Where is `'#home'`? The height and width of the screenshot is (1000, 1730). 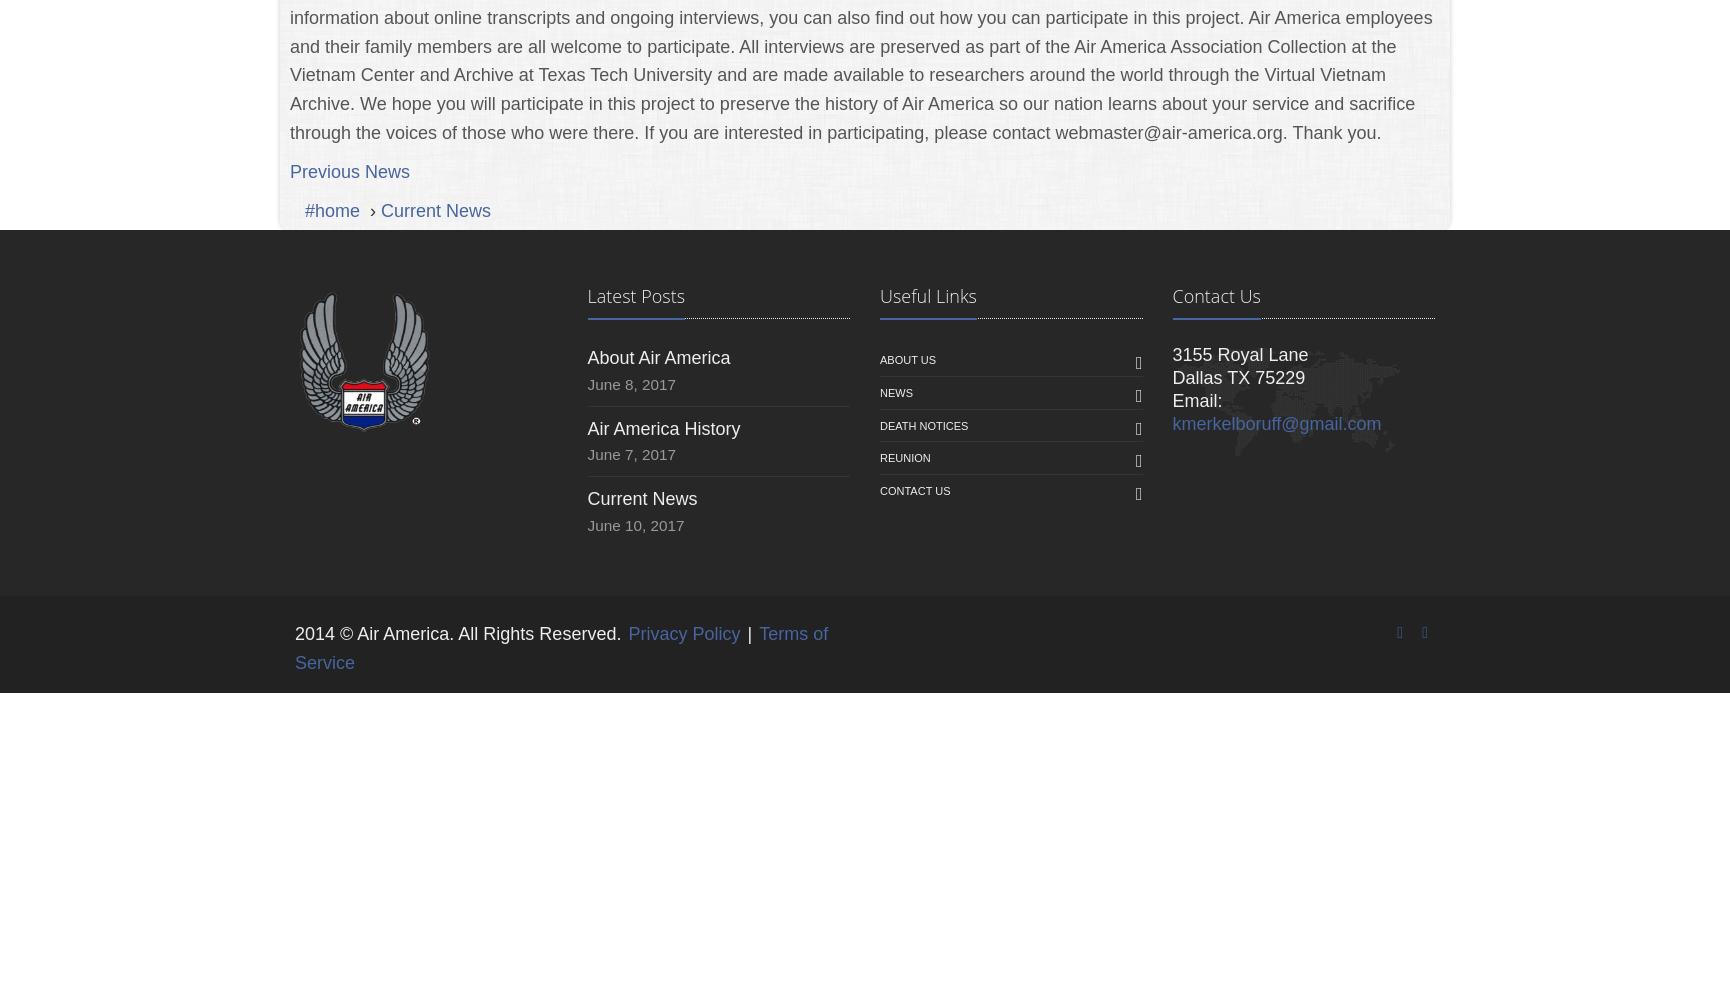
'#home' is located at coordinates (304, 209).